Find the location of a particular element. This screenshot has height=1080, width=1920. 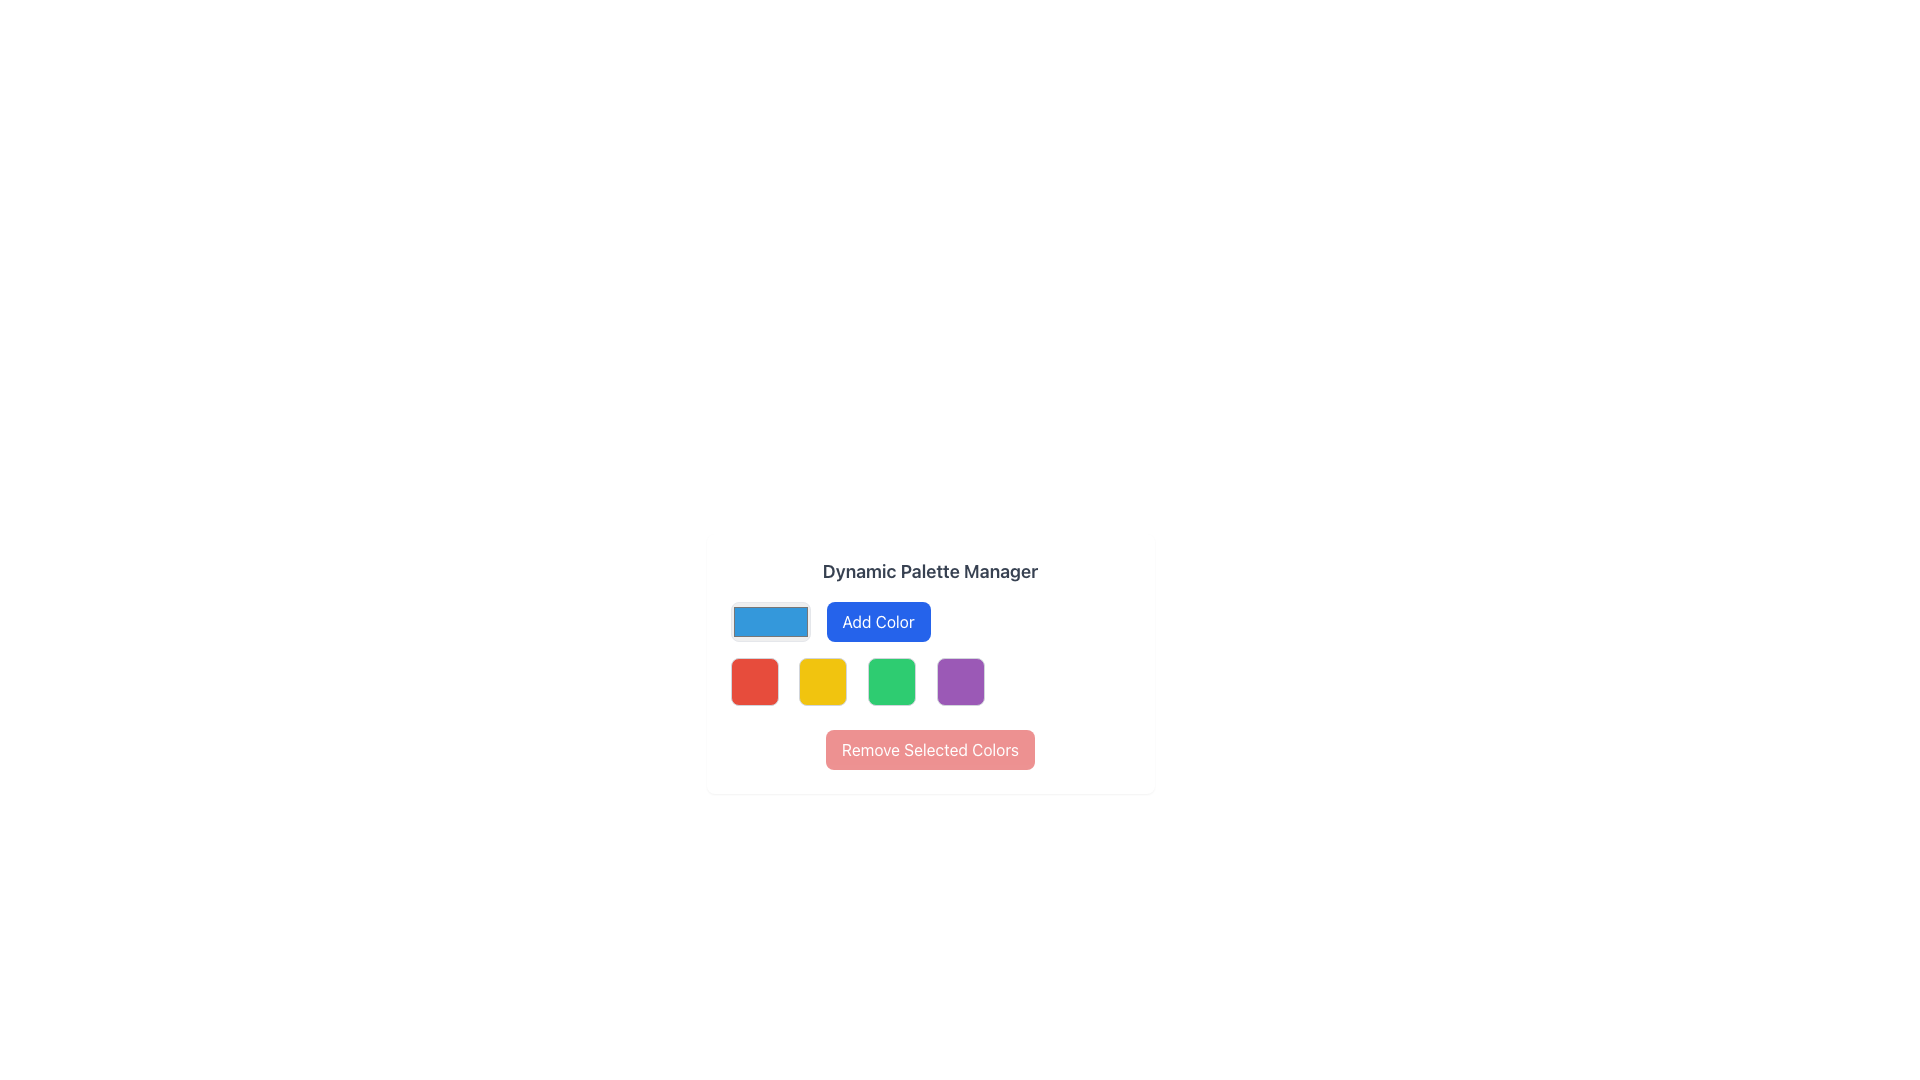

the Text Label that serves as a section title for managing a dynamic palette, located at the top-center of the interface above the 'Add Color' button is located at coordinates (929, 571).